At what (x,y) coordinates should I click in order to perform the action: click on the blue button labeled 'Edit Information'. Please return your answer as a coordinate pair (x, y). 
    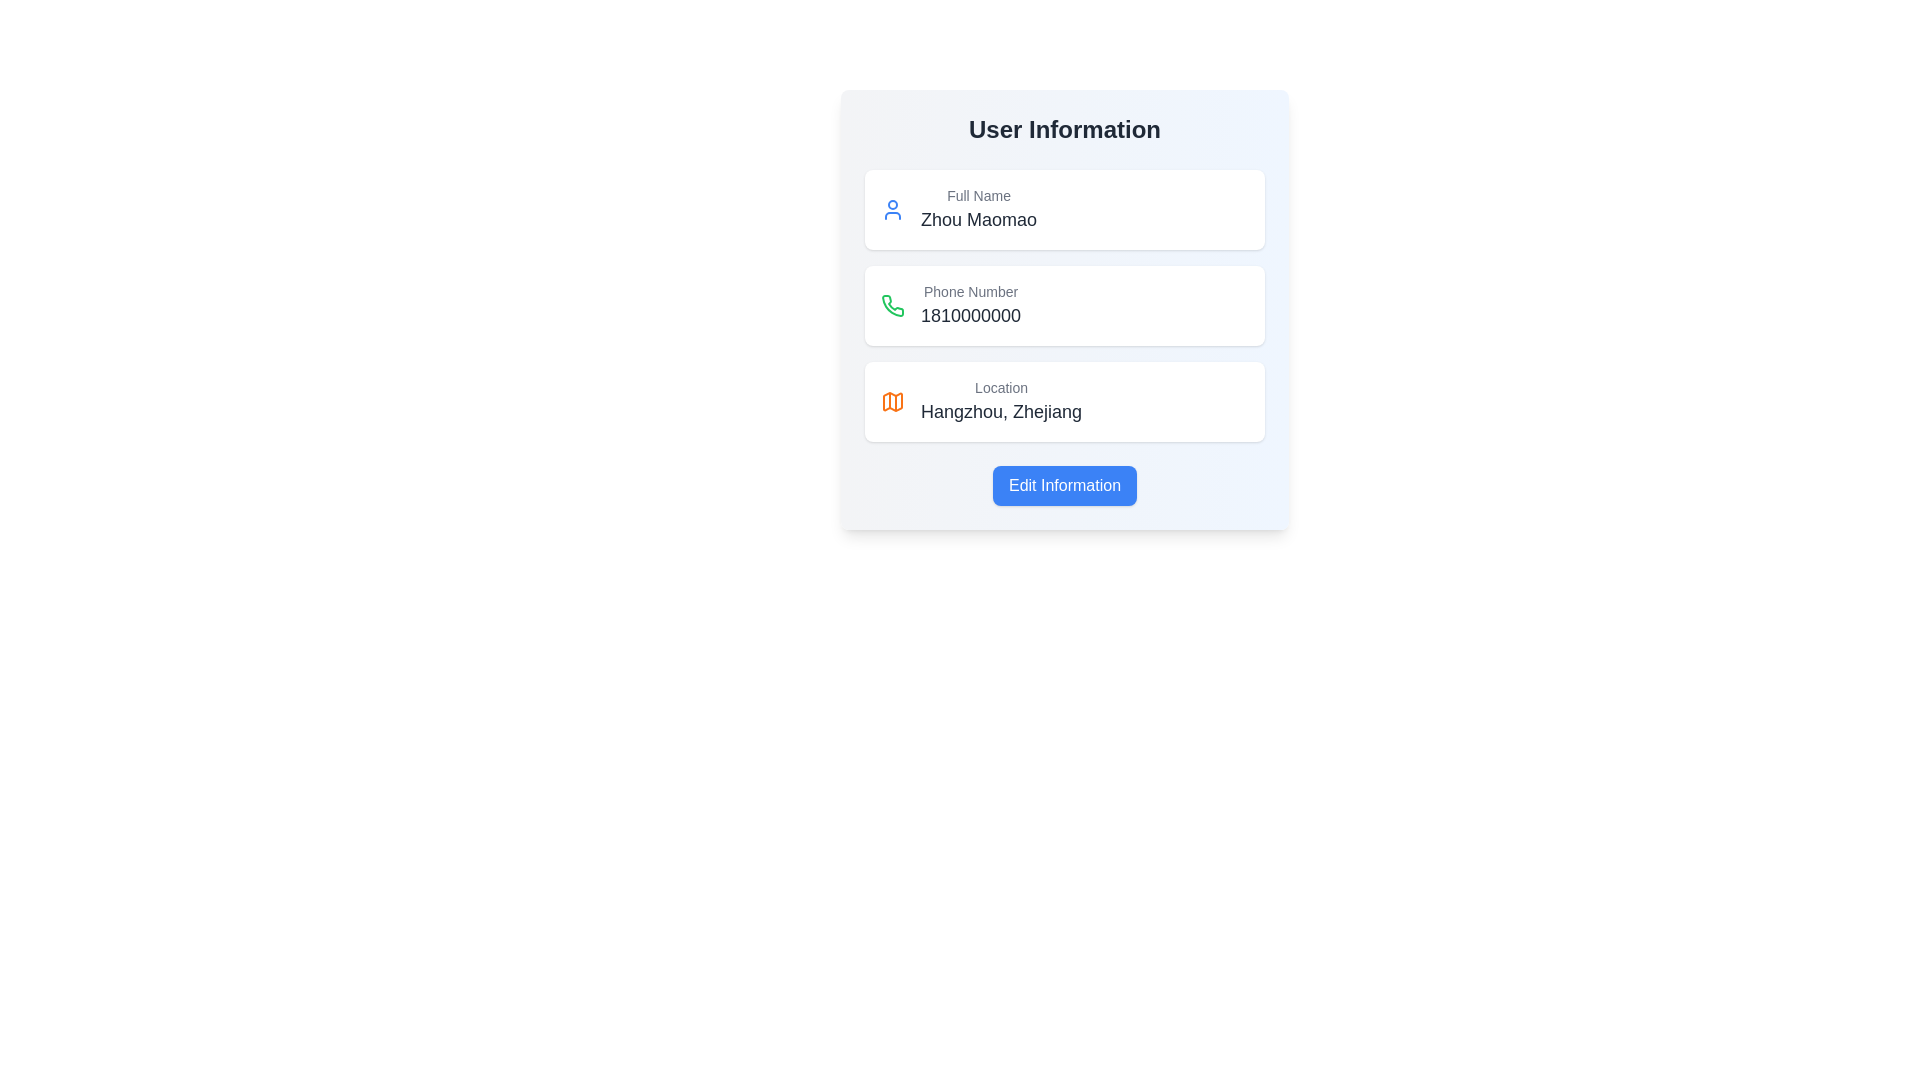
    Looking at the image, I should click on (1064, 486).